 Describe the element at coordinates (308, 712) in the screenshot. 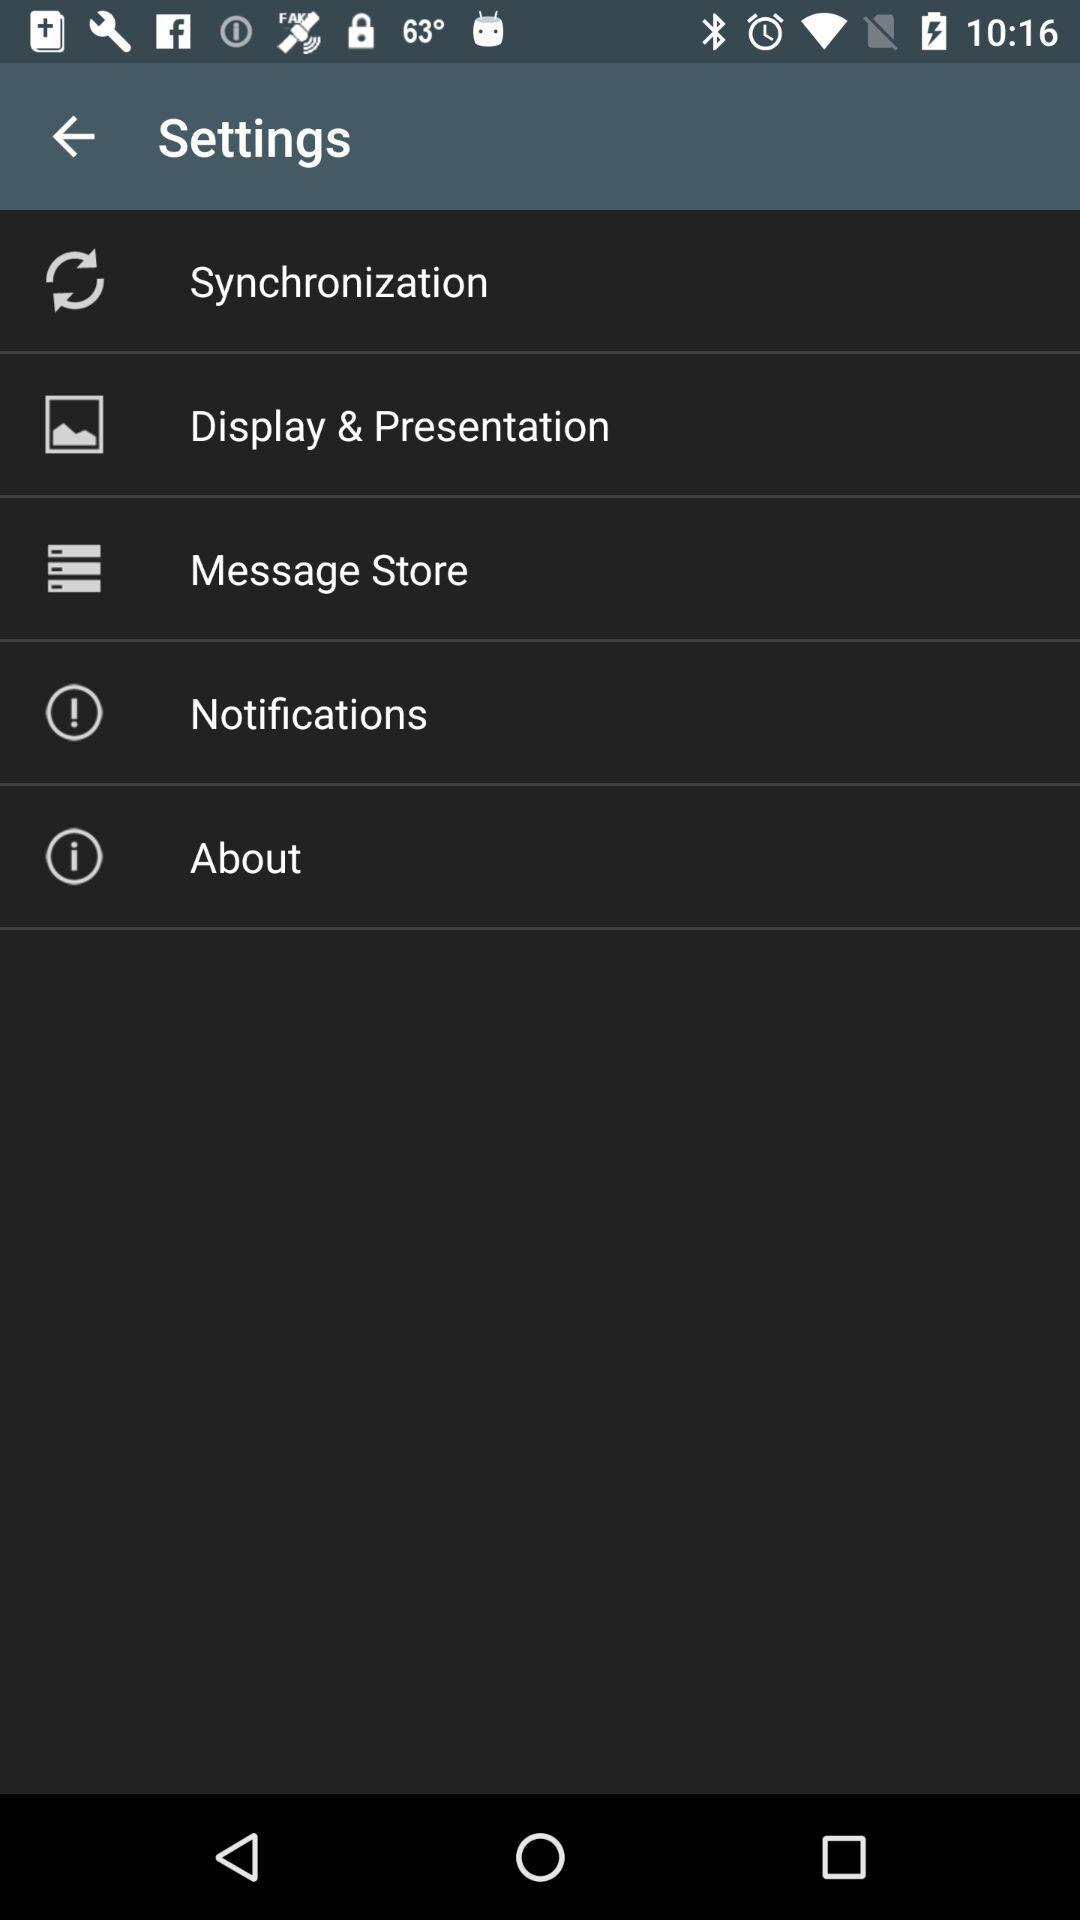

I see `the icon below the message store icon` at that location.